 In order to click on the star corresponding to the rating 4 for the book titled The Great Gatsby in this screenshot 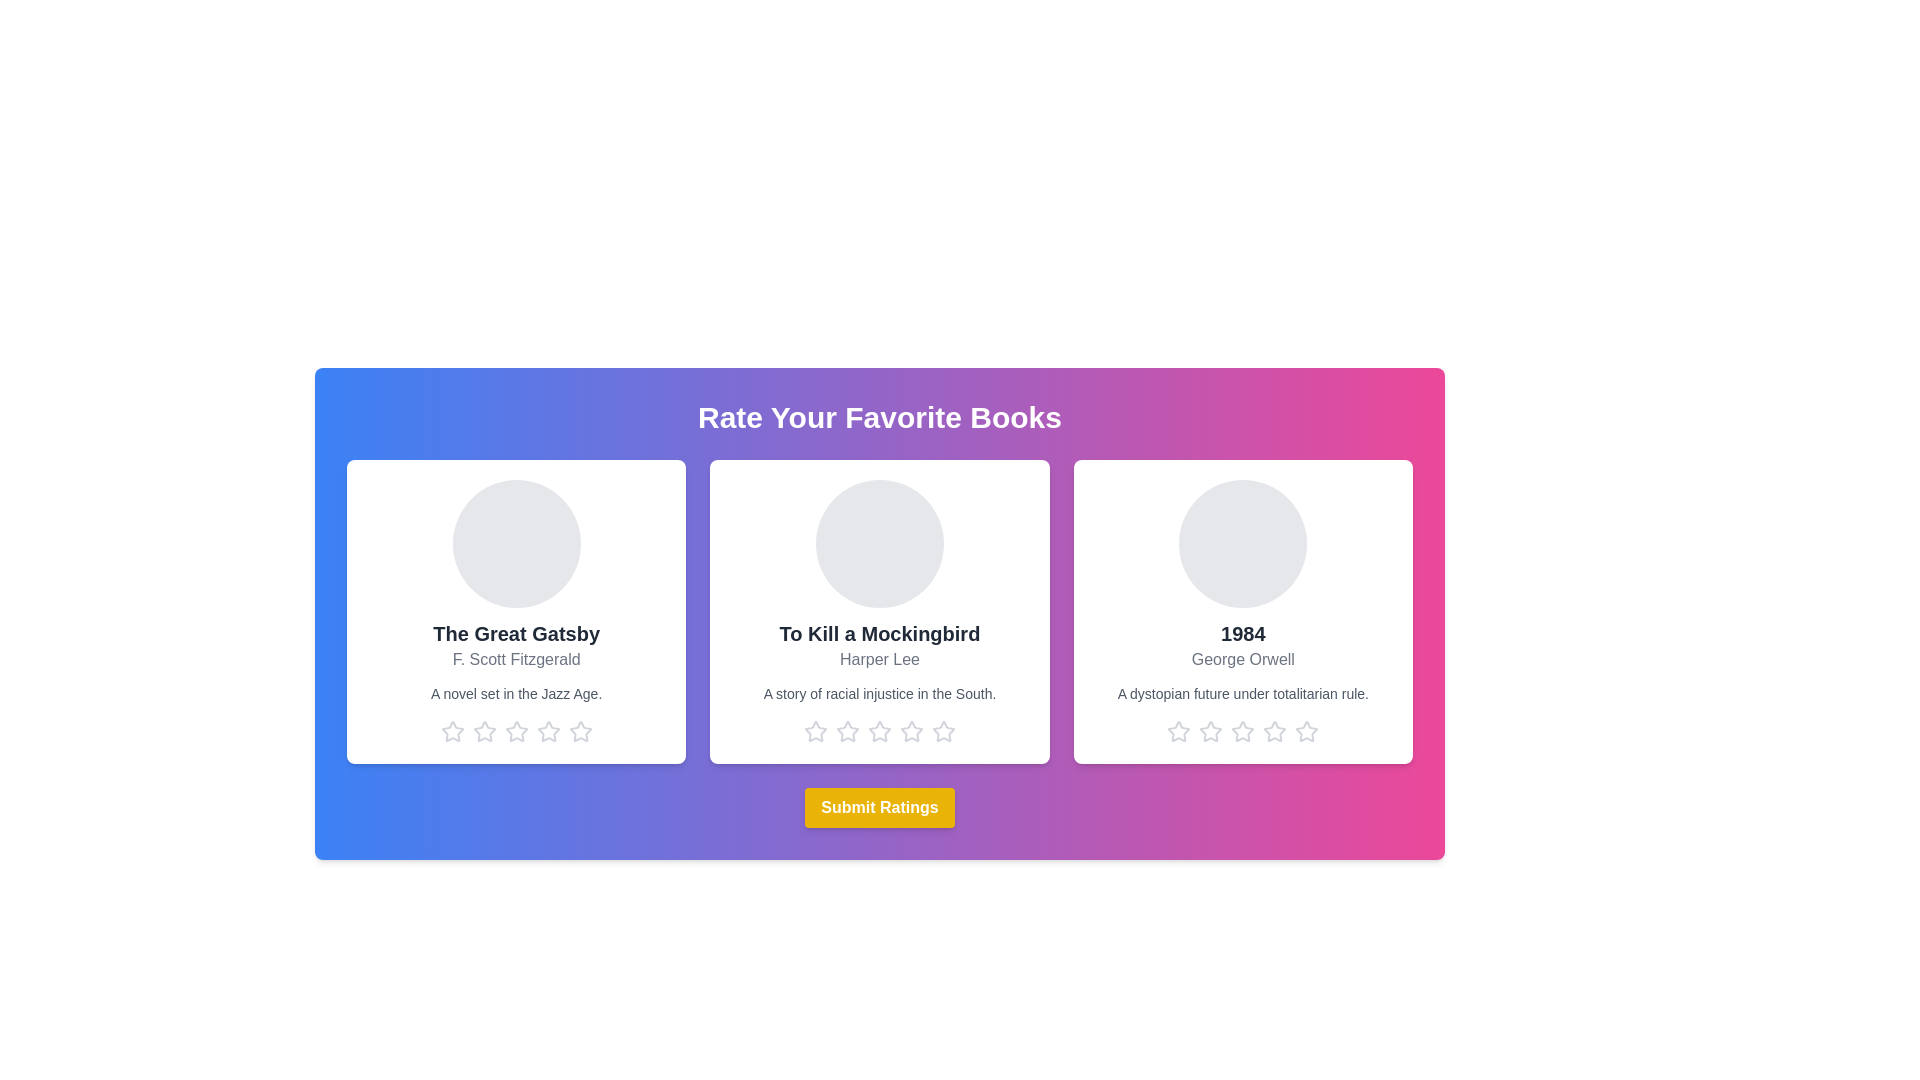, I will do `click(548, 732)`.